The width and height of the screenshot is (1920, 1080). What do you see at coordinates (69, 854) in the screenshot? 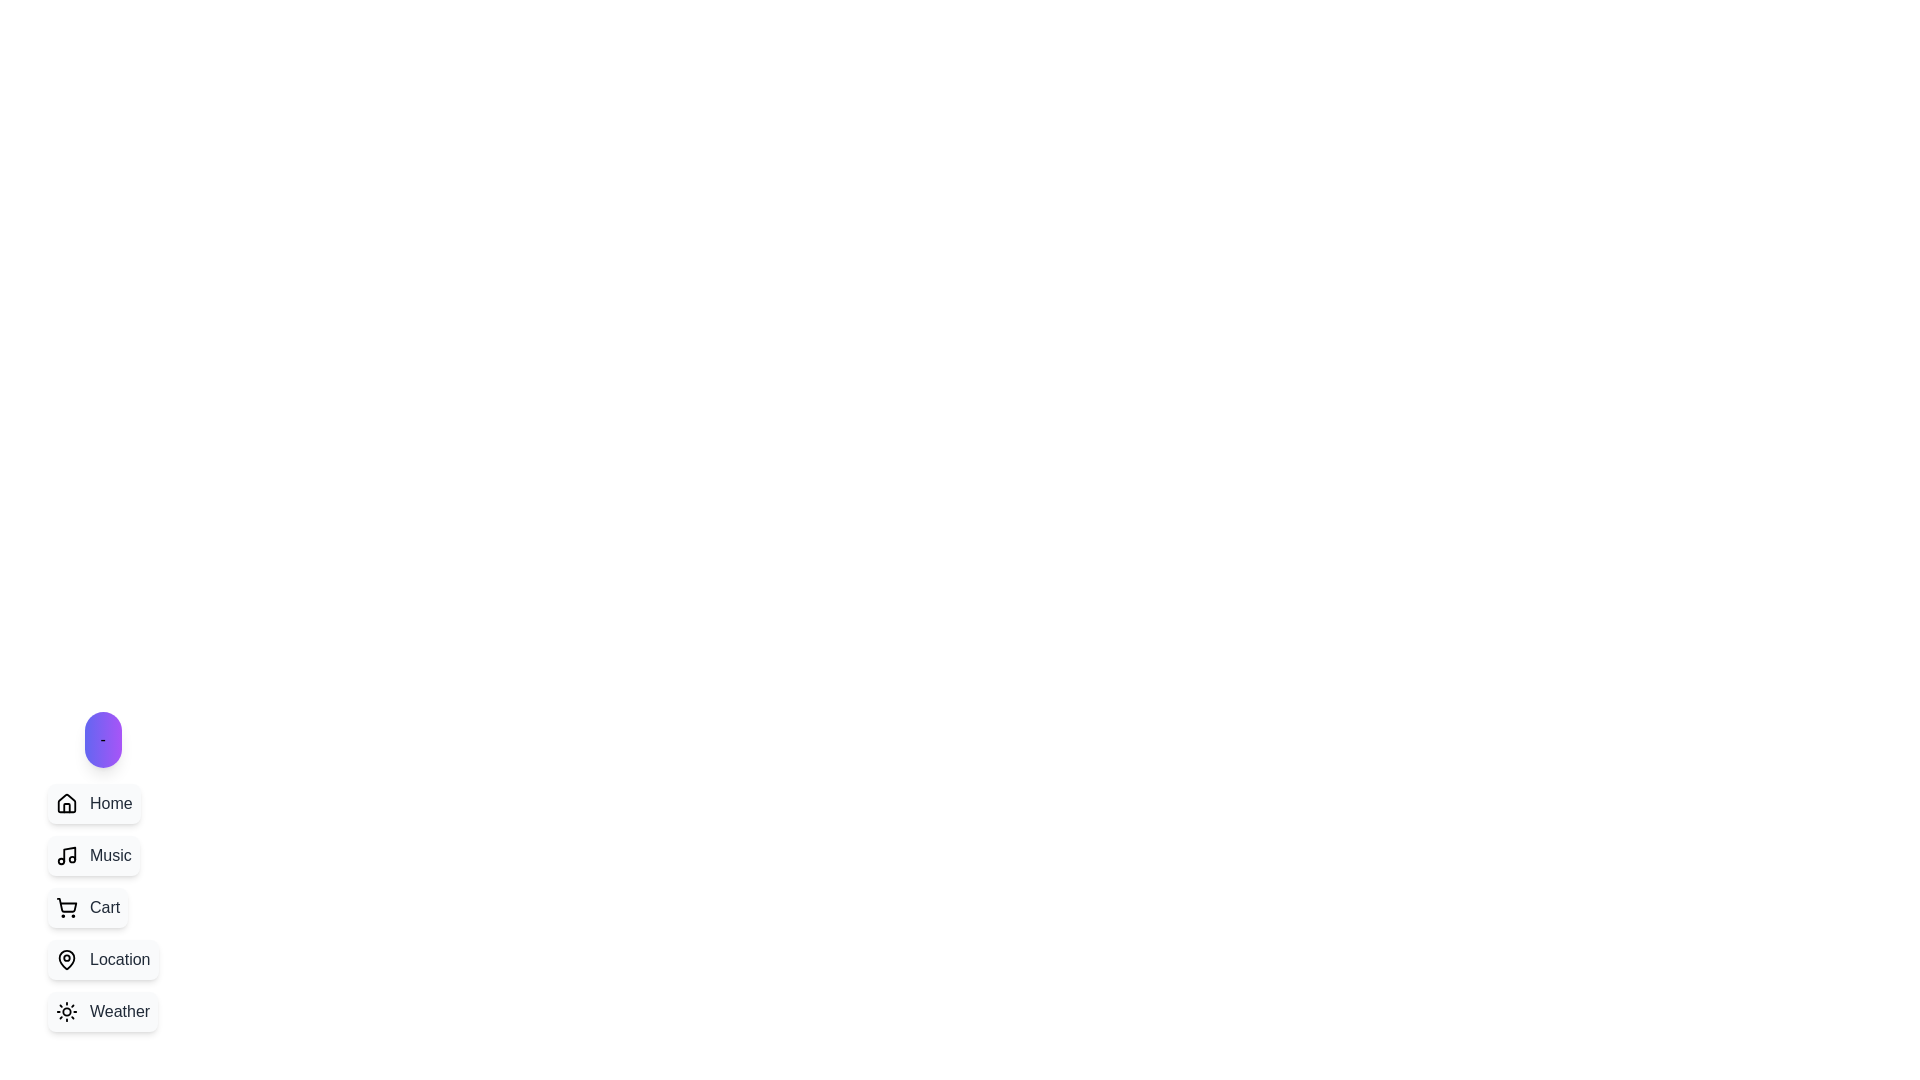
I see `the note icon representing the 'Music' menu option` at bounding box center [69, 854].